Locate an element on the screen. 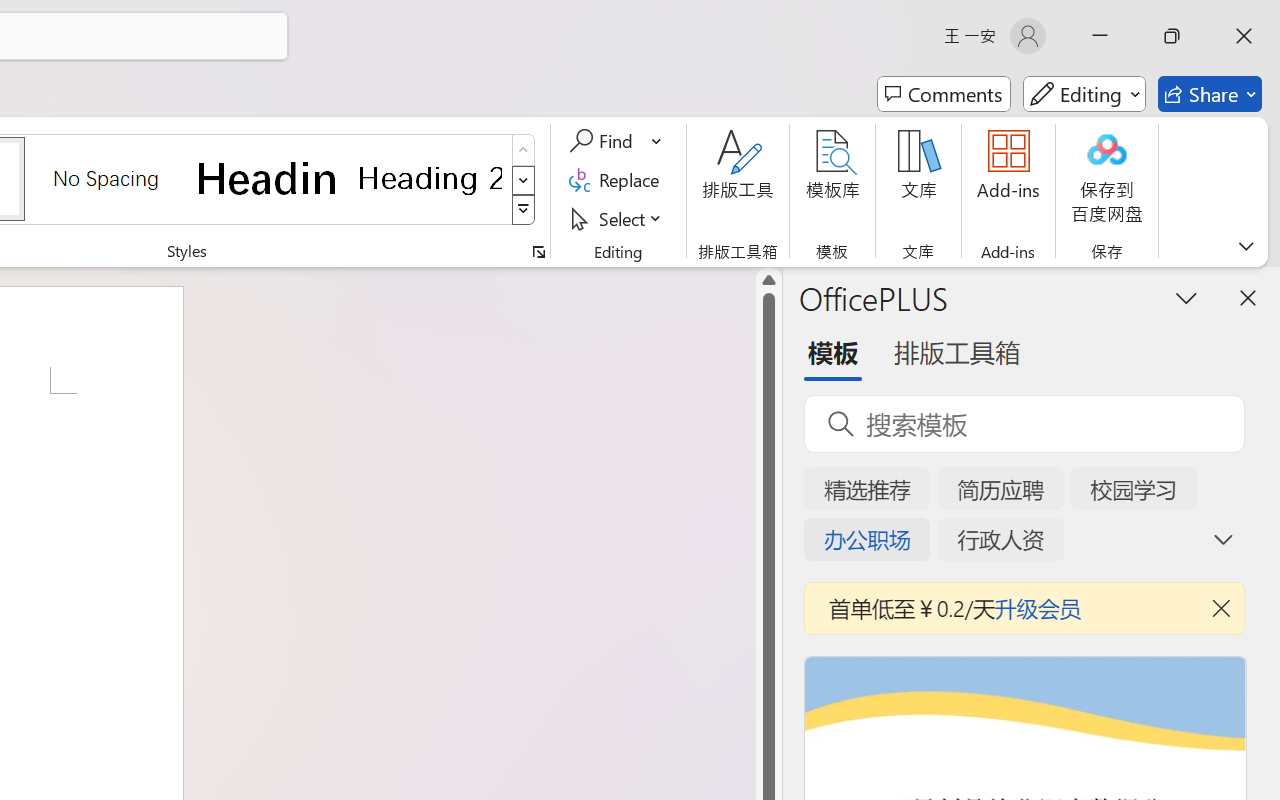 The height and width of the screenshot is (800, 1280). 'Task Pane Options' is located at coordinates (1187, 297).